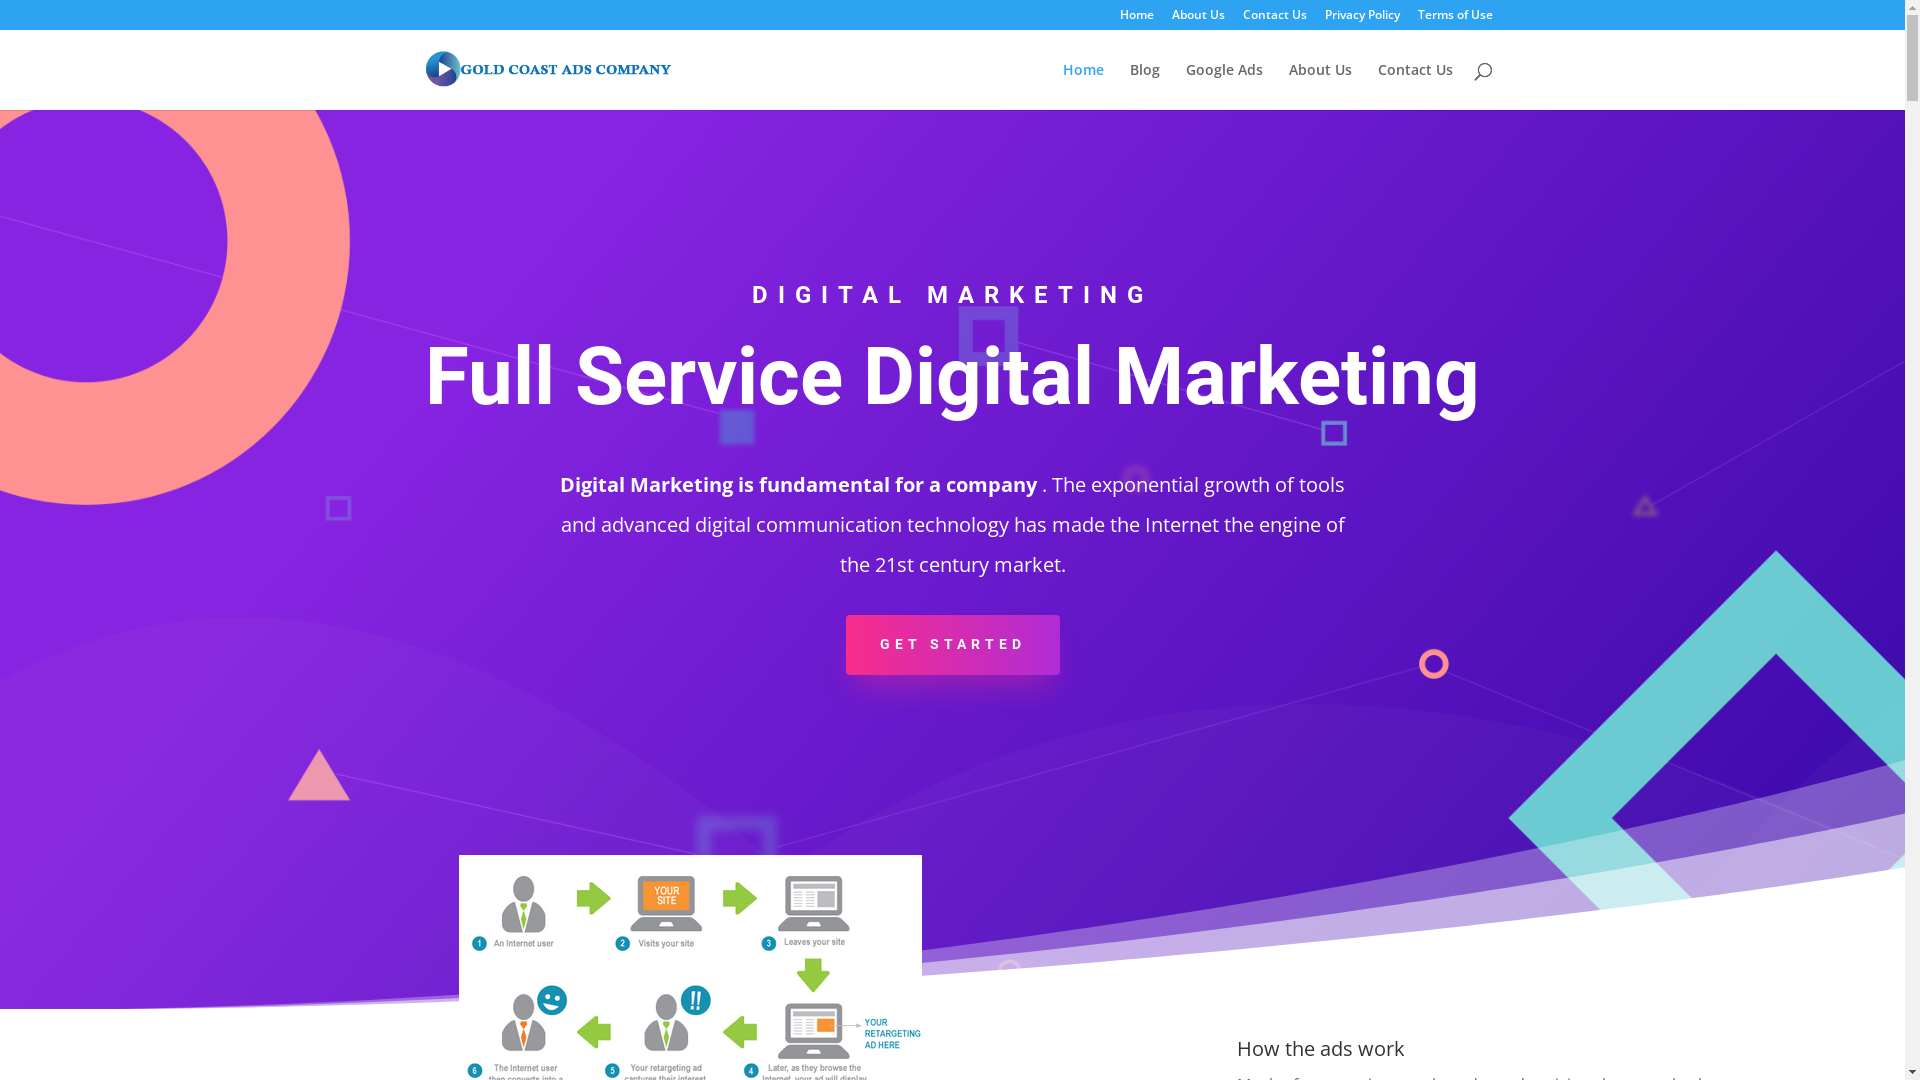 Image resolution: width=1920 pixels, height=1080 pixels. What do you see at coordinates (1360, 19) in the screenshot?
I see `'Privacy Policy'` at bounding box center [1360, 19].